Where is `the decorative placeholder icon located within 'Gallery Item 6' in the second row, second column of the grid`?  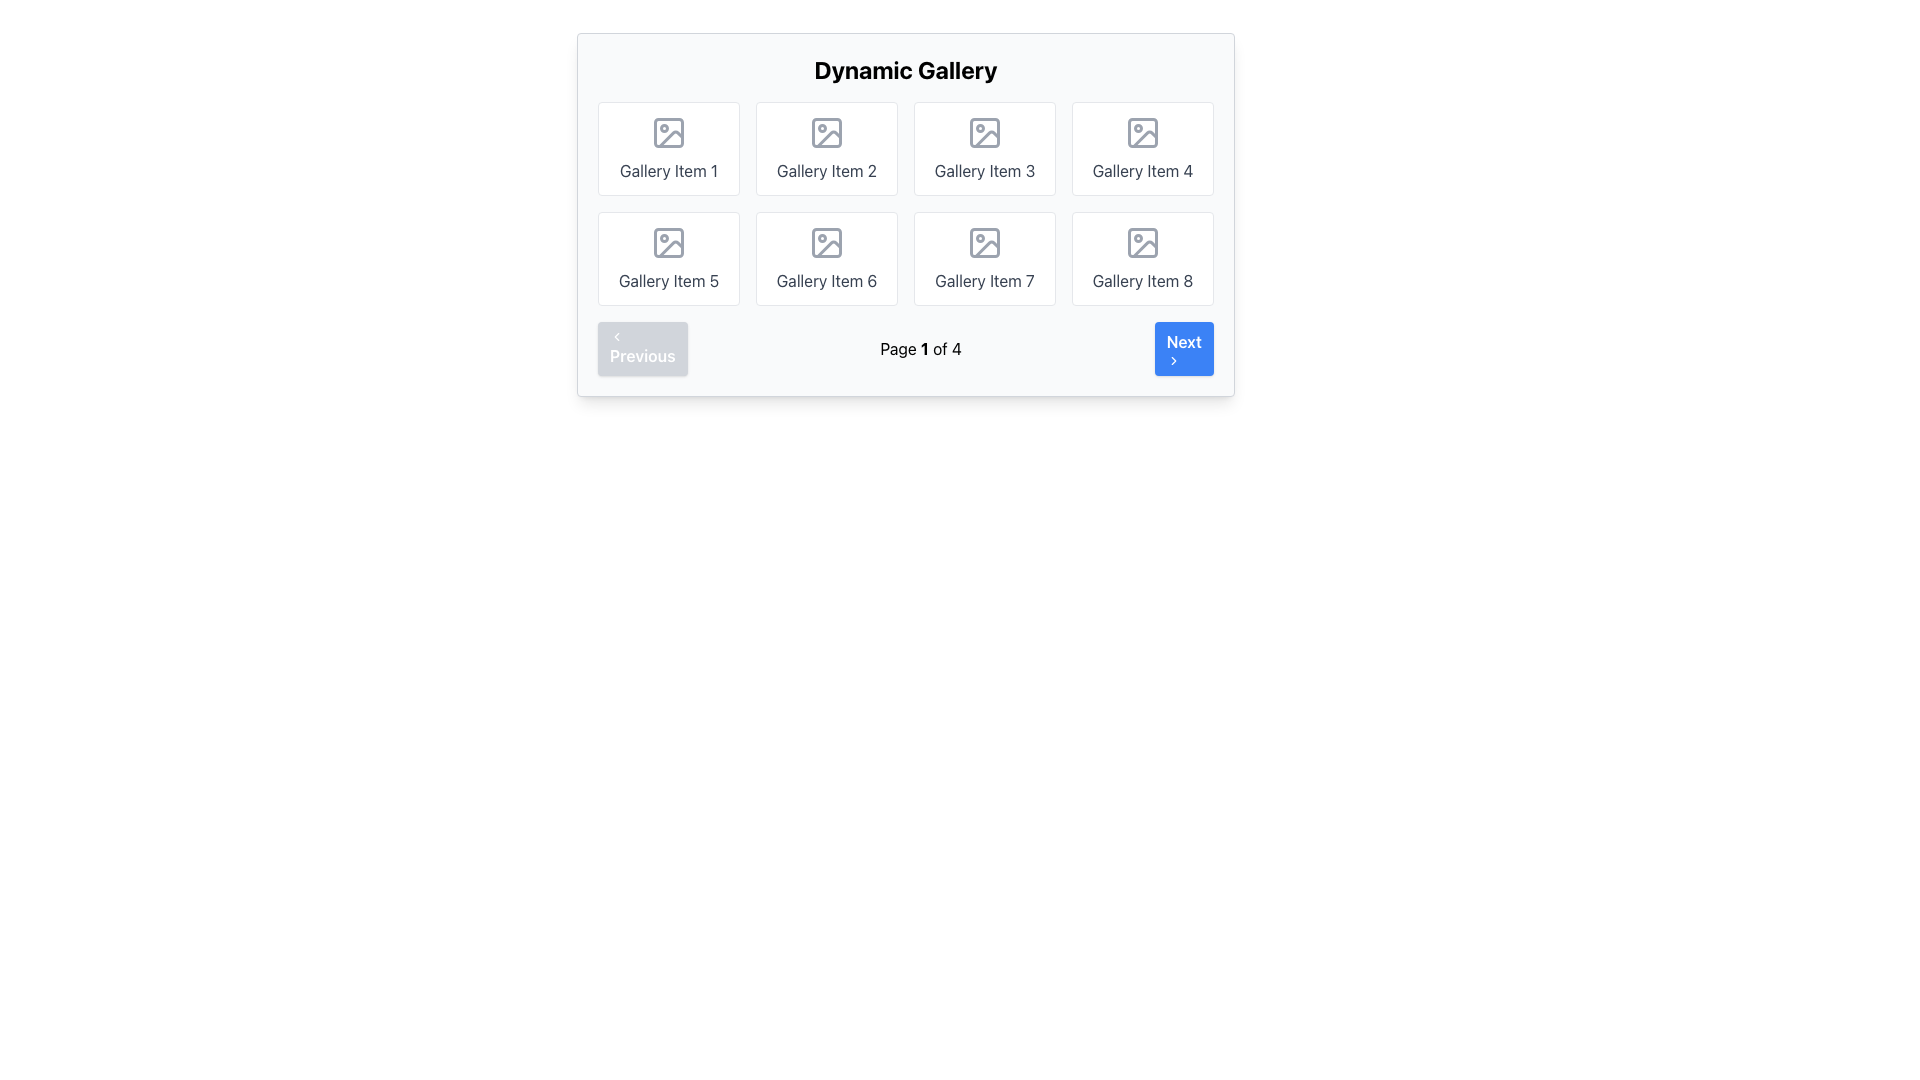 the decorative placeholder icon located within 'Gallery Item 6' in the second row, second column of the grid is located at coordinates (829, 248).